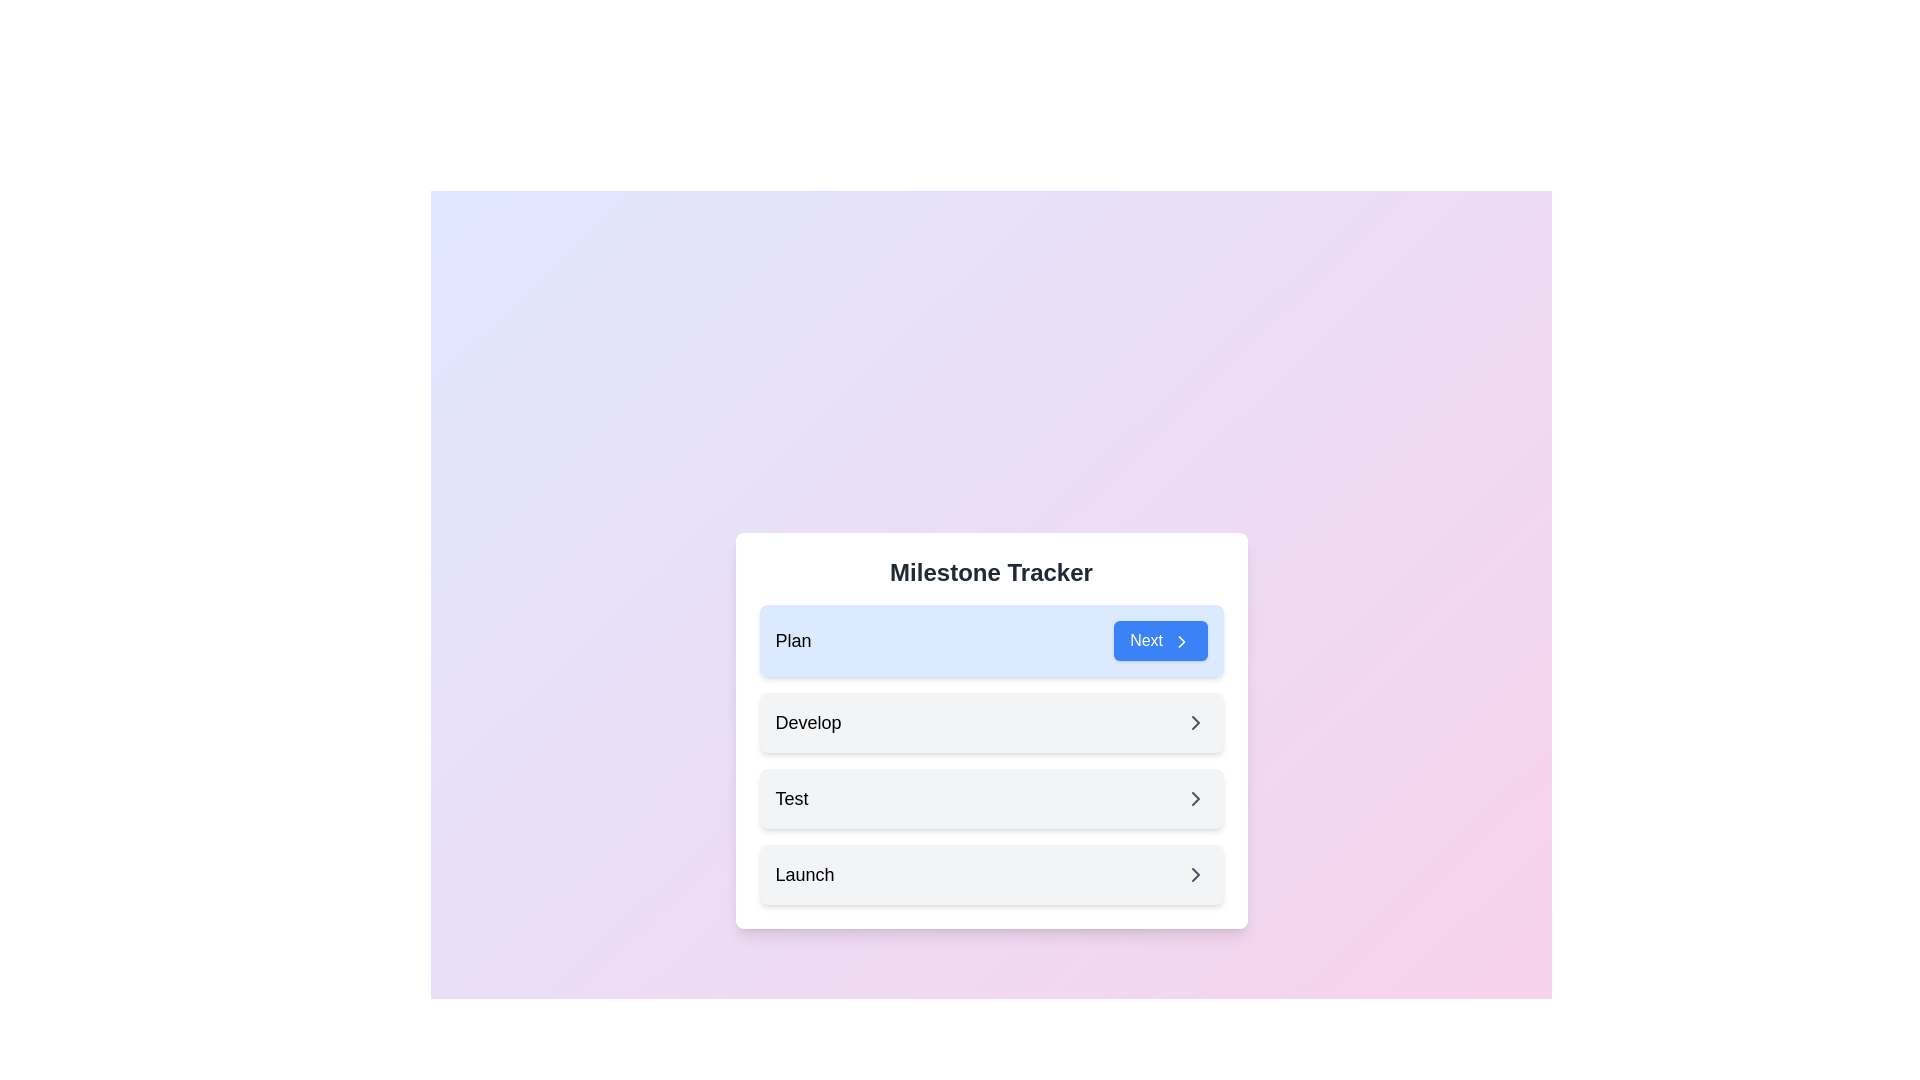 The image size is (1920, 1080). Describe the element at coordinates (1181, 641) in the screenshot. I see `the 'Next' button icon located in the top-right corner of the button's area` at that location.